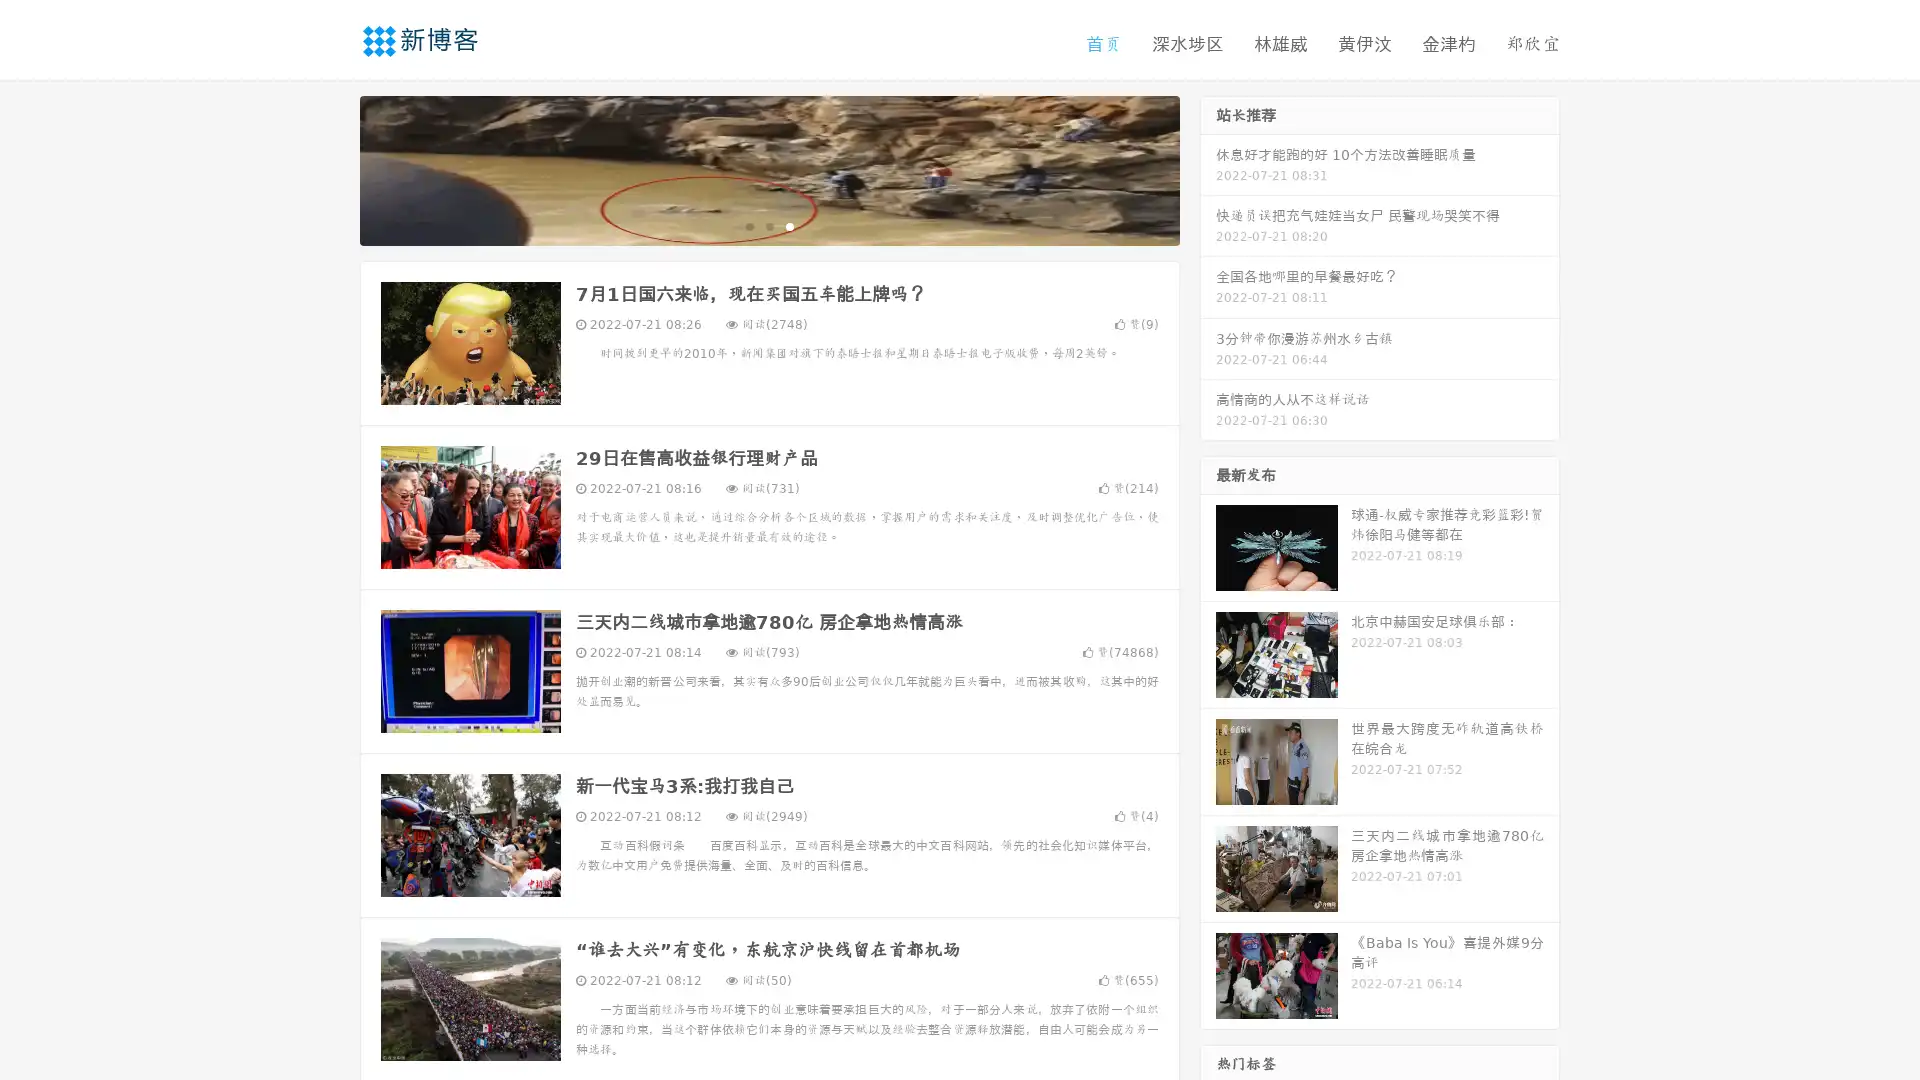 The image size is (1920, 1080). I want to click on Previous slide, so click(330, 168).